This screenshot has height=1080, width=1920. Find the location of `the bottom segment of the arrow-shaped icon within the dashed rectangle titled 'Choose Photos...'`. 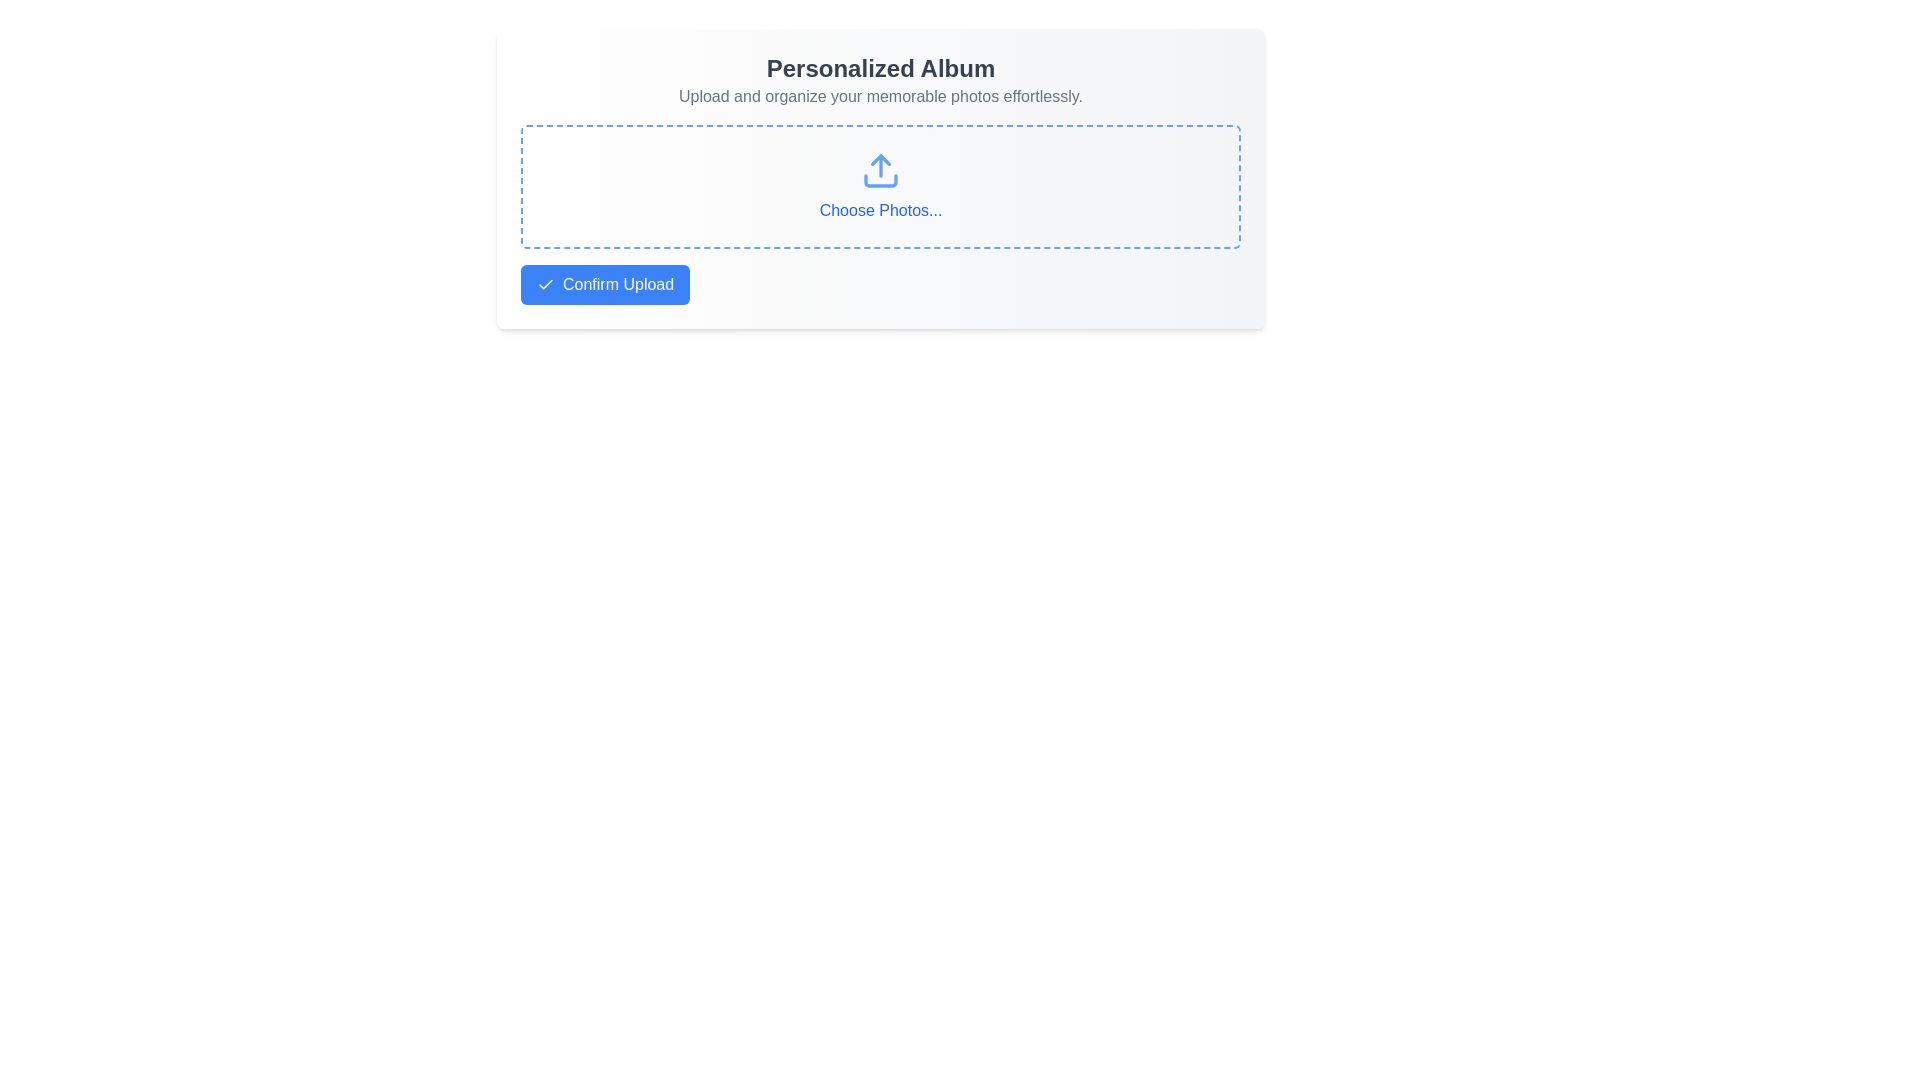

the bottom segment of the arrow-shaped icon within the dashed rectangle titled 'Choose Photos...' is located at coordinates (880, 181).